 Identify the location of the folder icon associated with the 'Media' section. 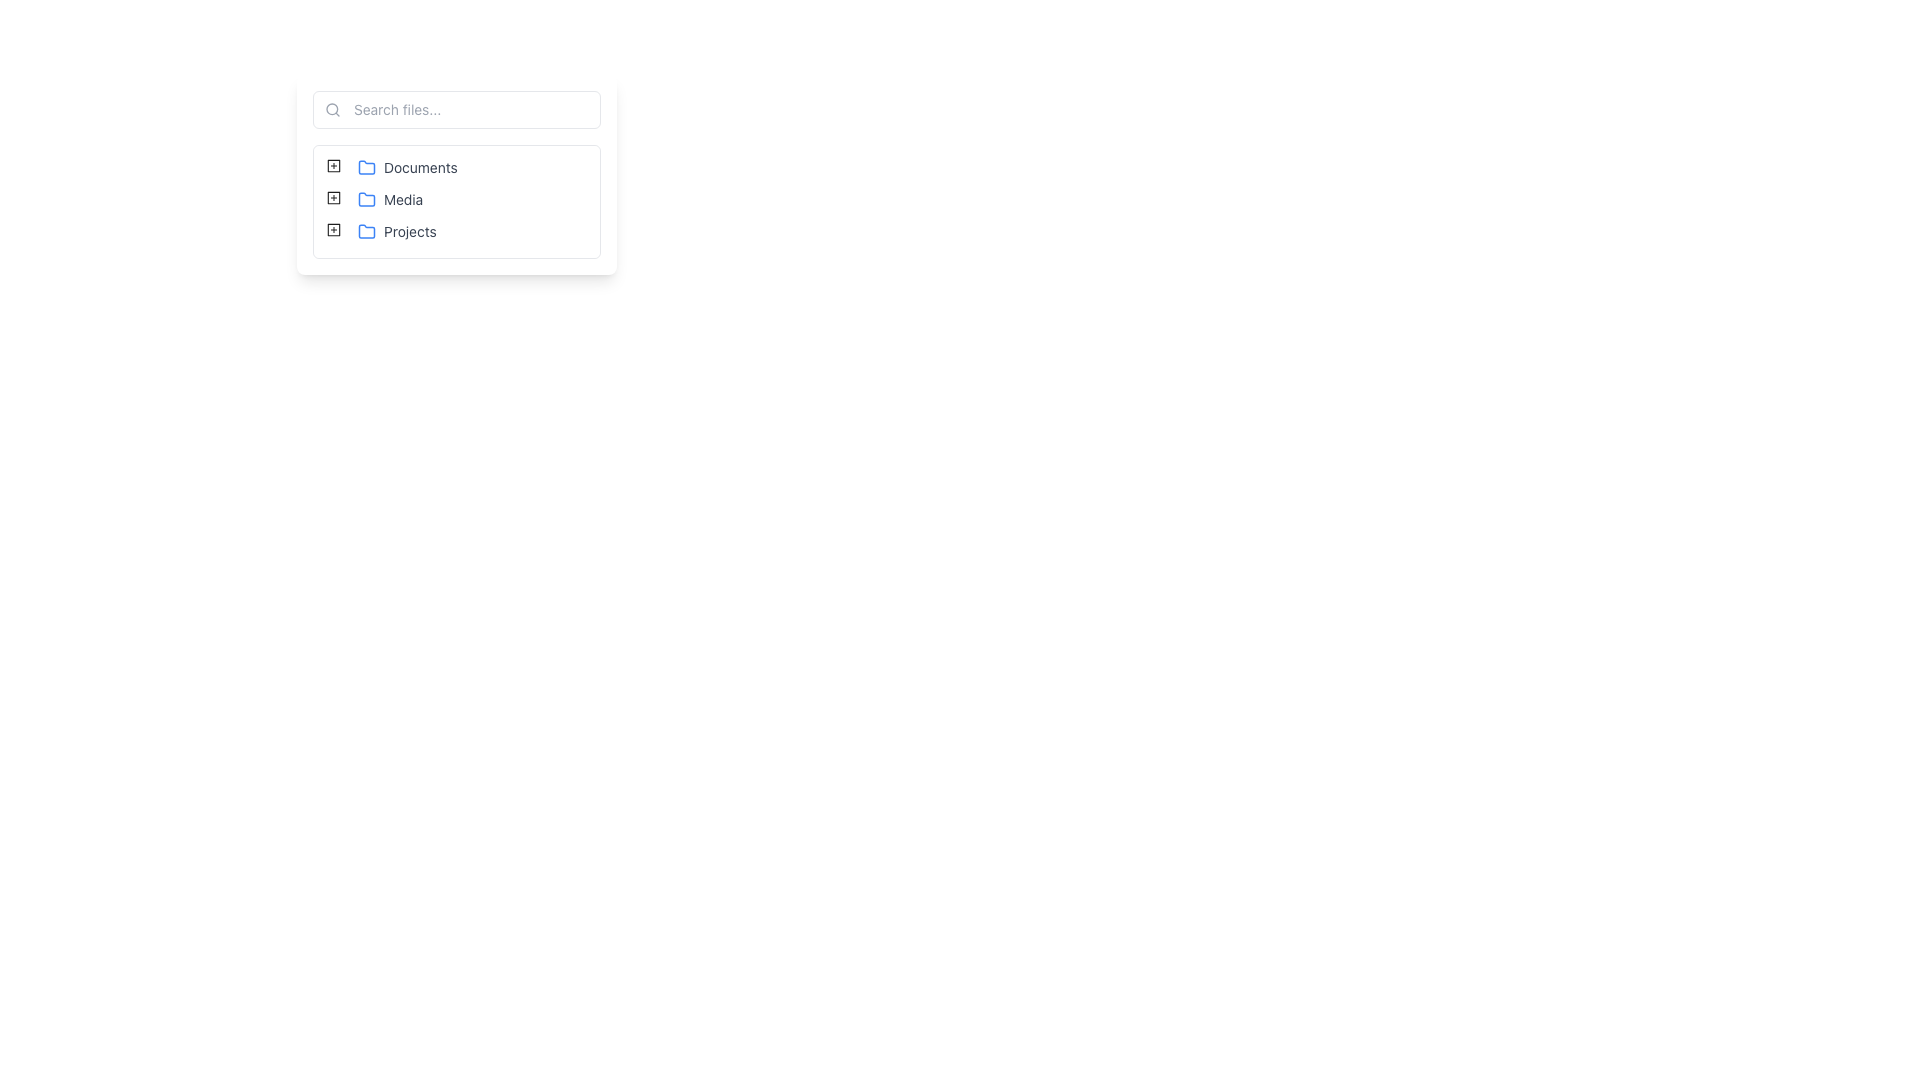
(366, 200).